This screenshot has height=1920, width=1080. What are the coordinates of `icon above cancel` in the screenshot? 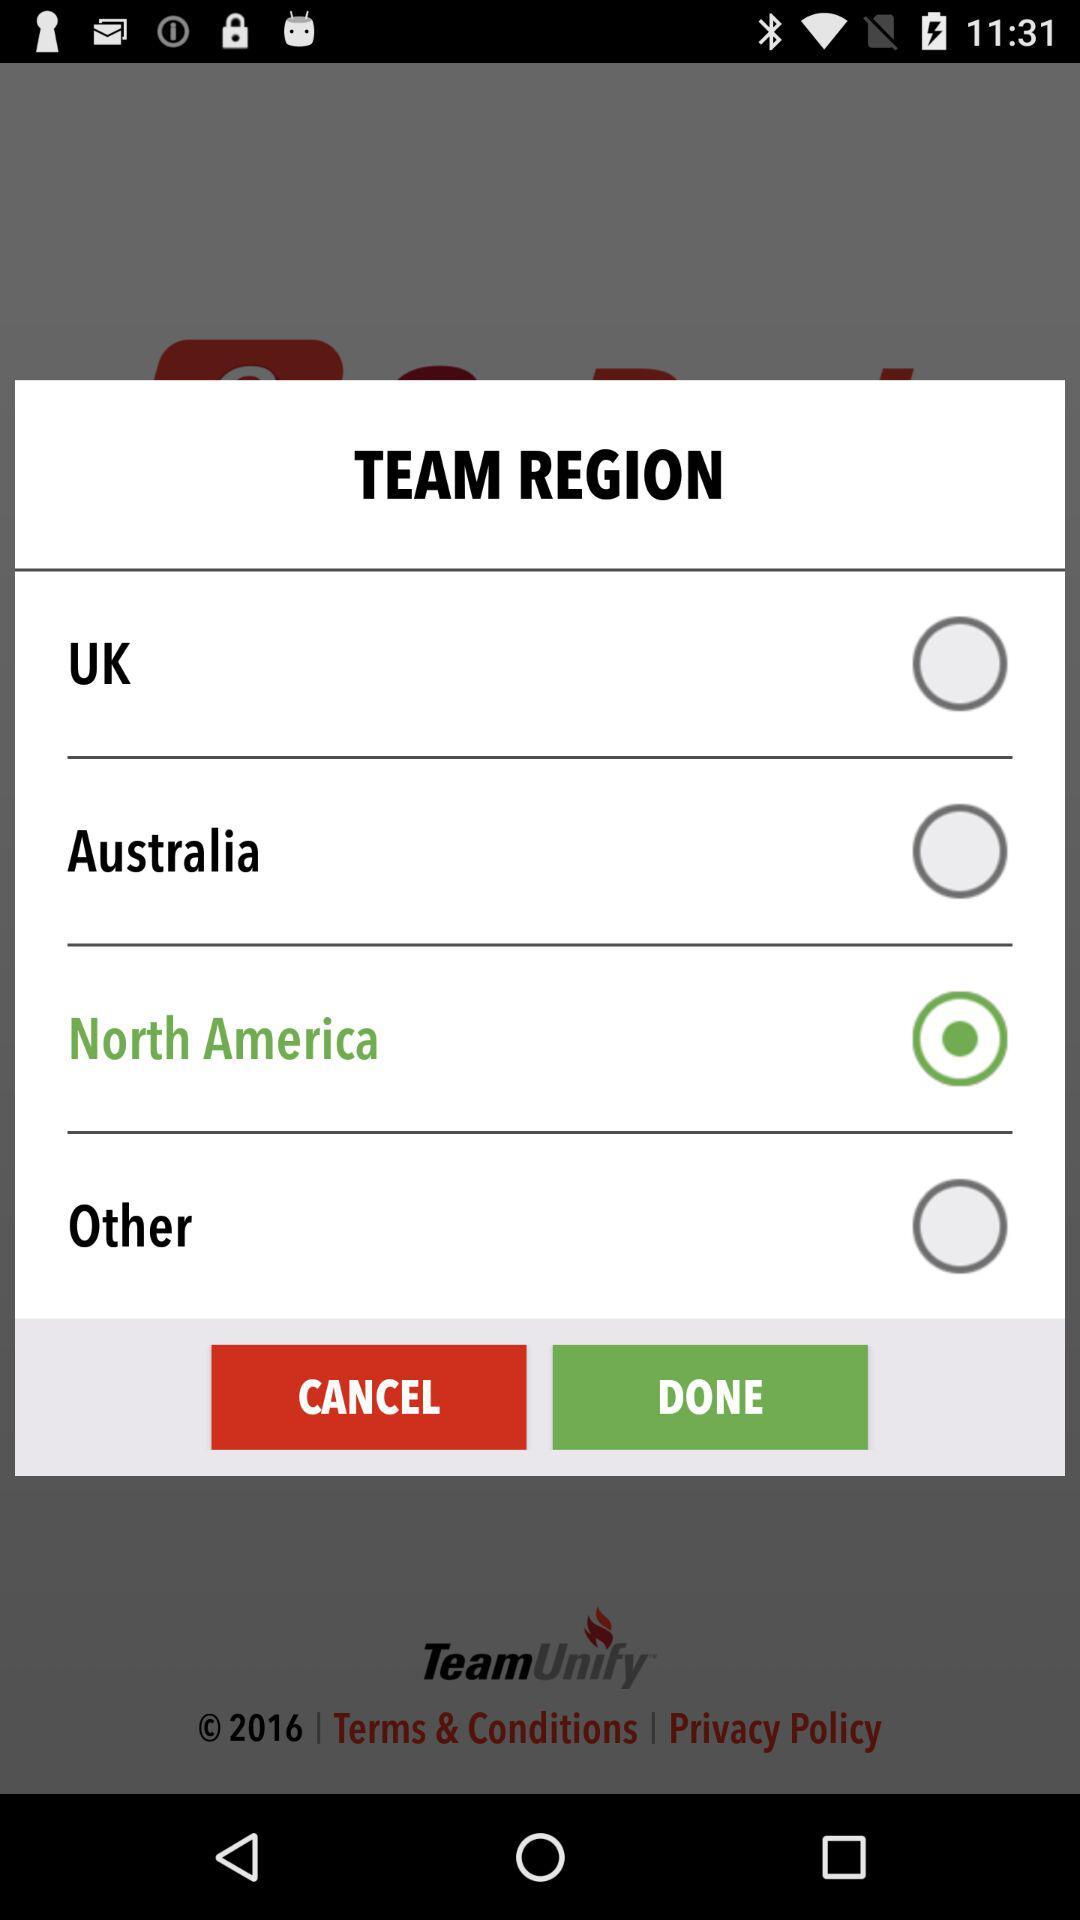 It's located at (553, 1225).